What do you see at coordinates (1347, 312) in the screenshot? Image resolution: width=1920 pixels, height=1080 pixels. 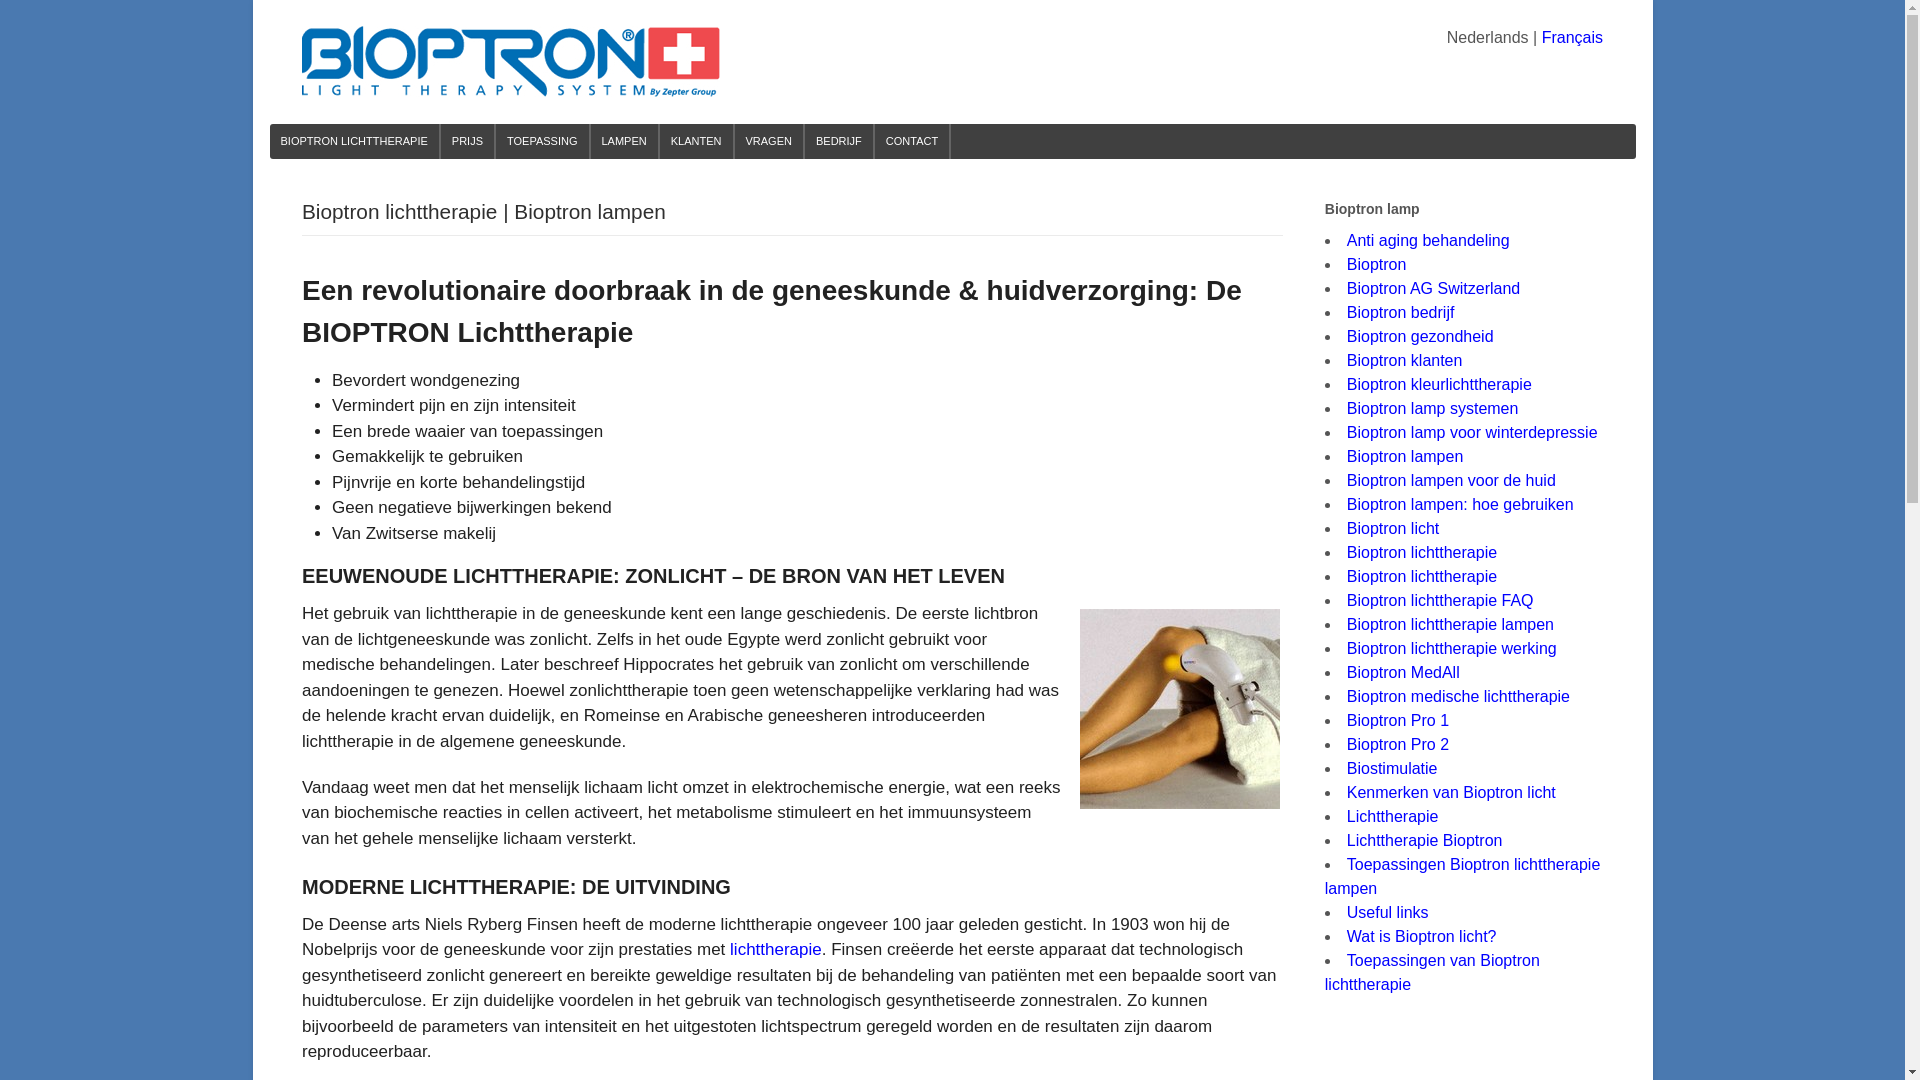 I see `'Bioptron bedrijf'` at bounding box center [1347, 312].